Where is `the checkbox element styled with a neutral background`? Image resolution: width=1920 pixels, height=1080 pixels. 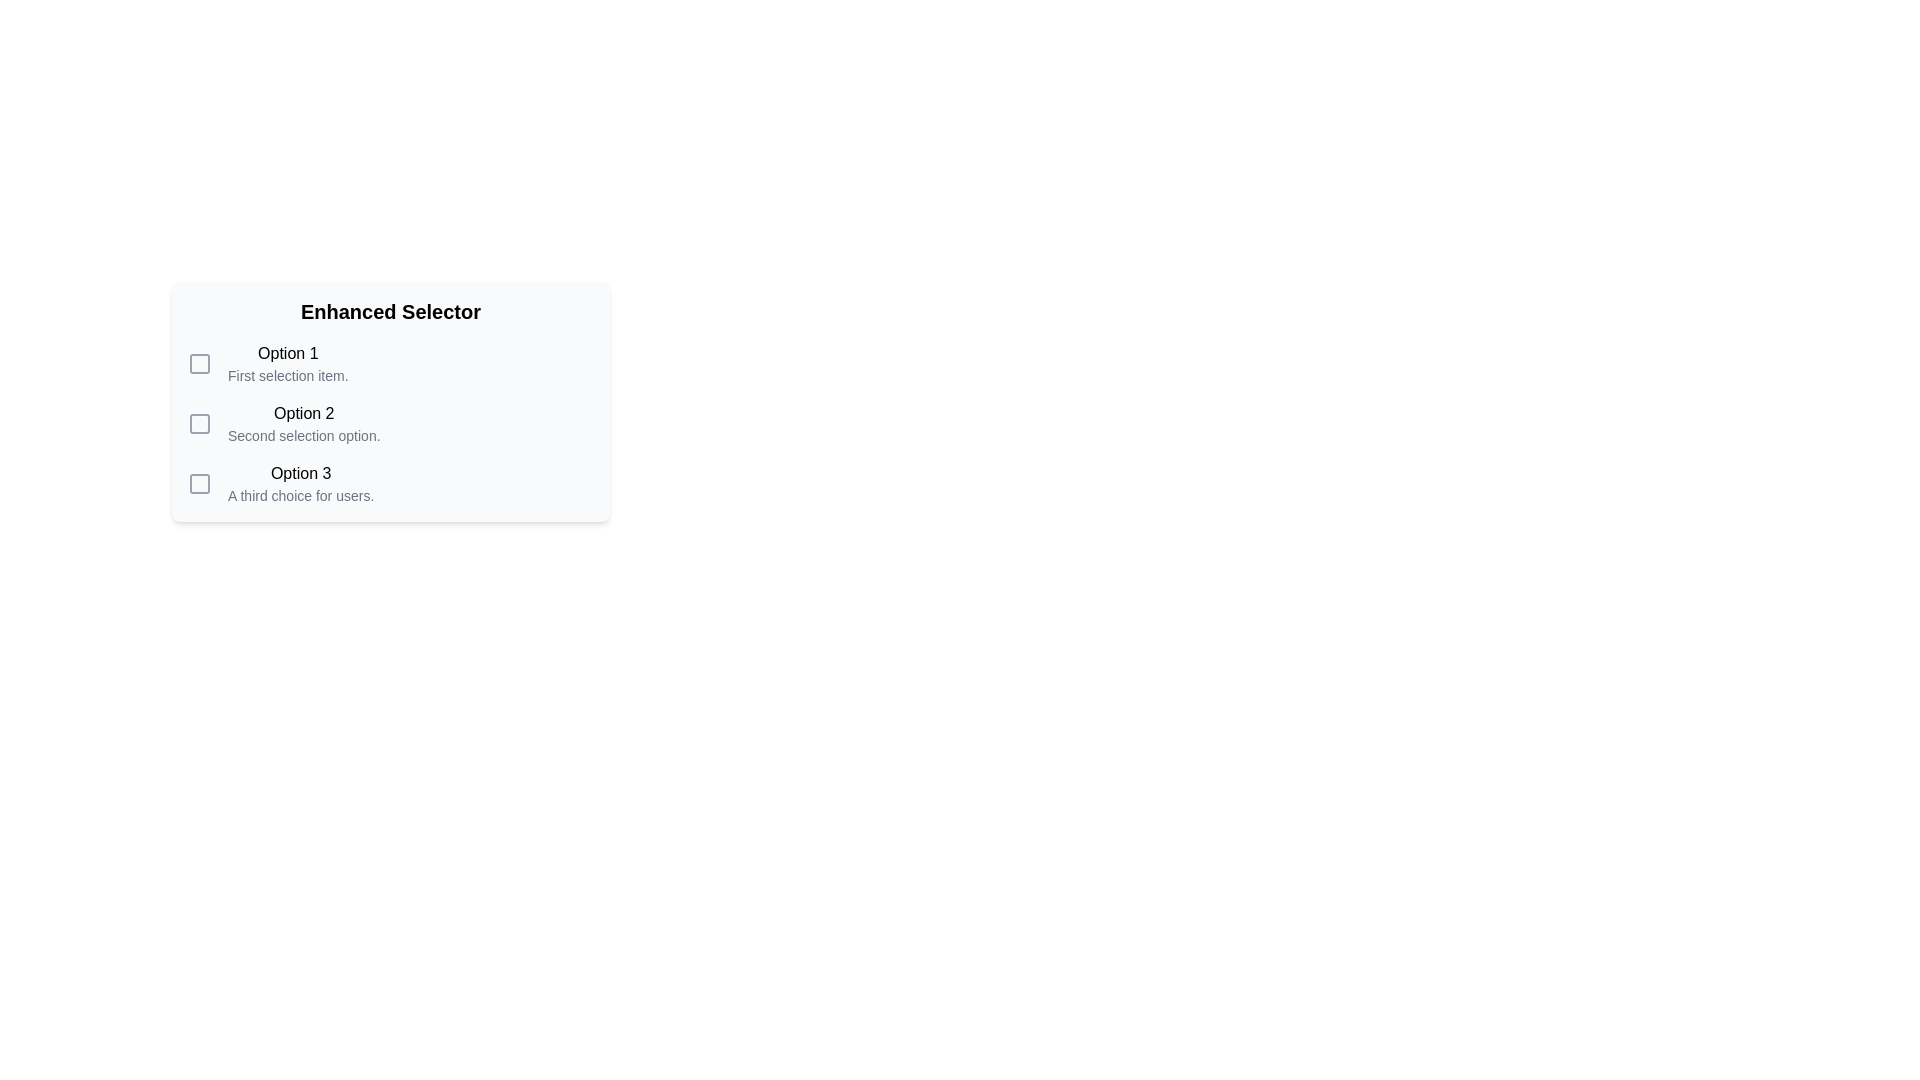
the checkbox element styled with a neutral background is located at coordinates (200, 483).